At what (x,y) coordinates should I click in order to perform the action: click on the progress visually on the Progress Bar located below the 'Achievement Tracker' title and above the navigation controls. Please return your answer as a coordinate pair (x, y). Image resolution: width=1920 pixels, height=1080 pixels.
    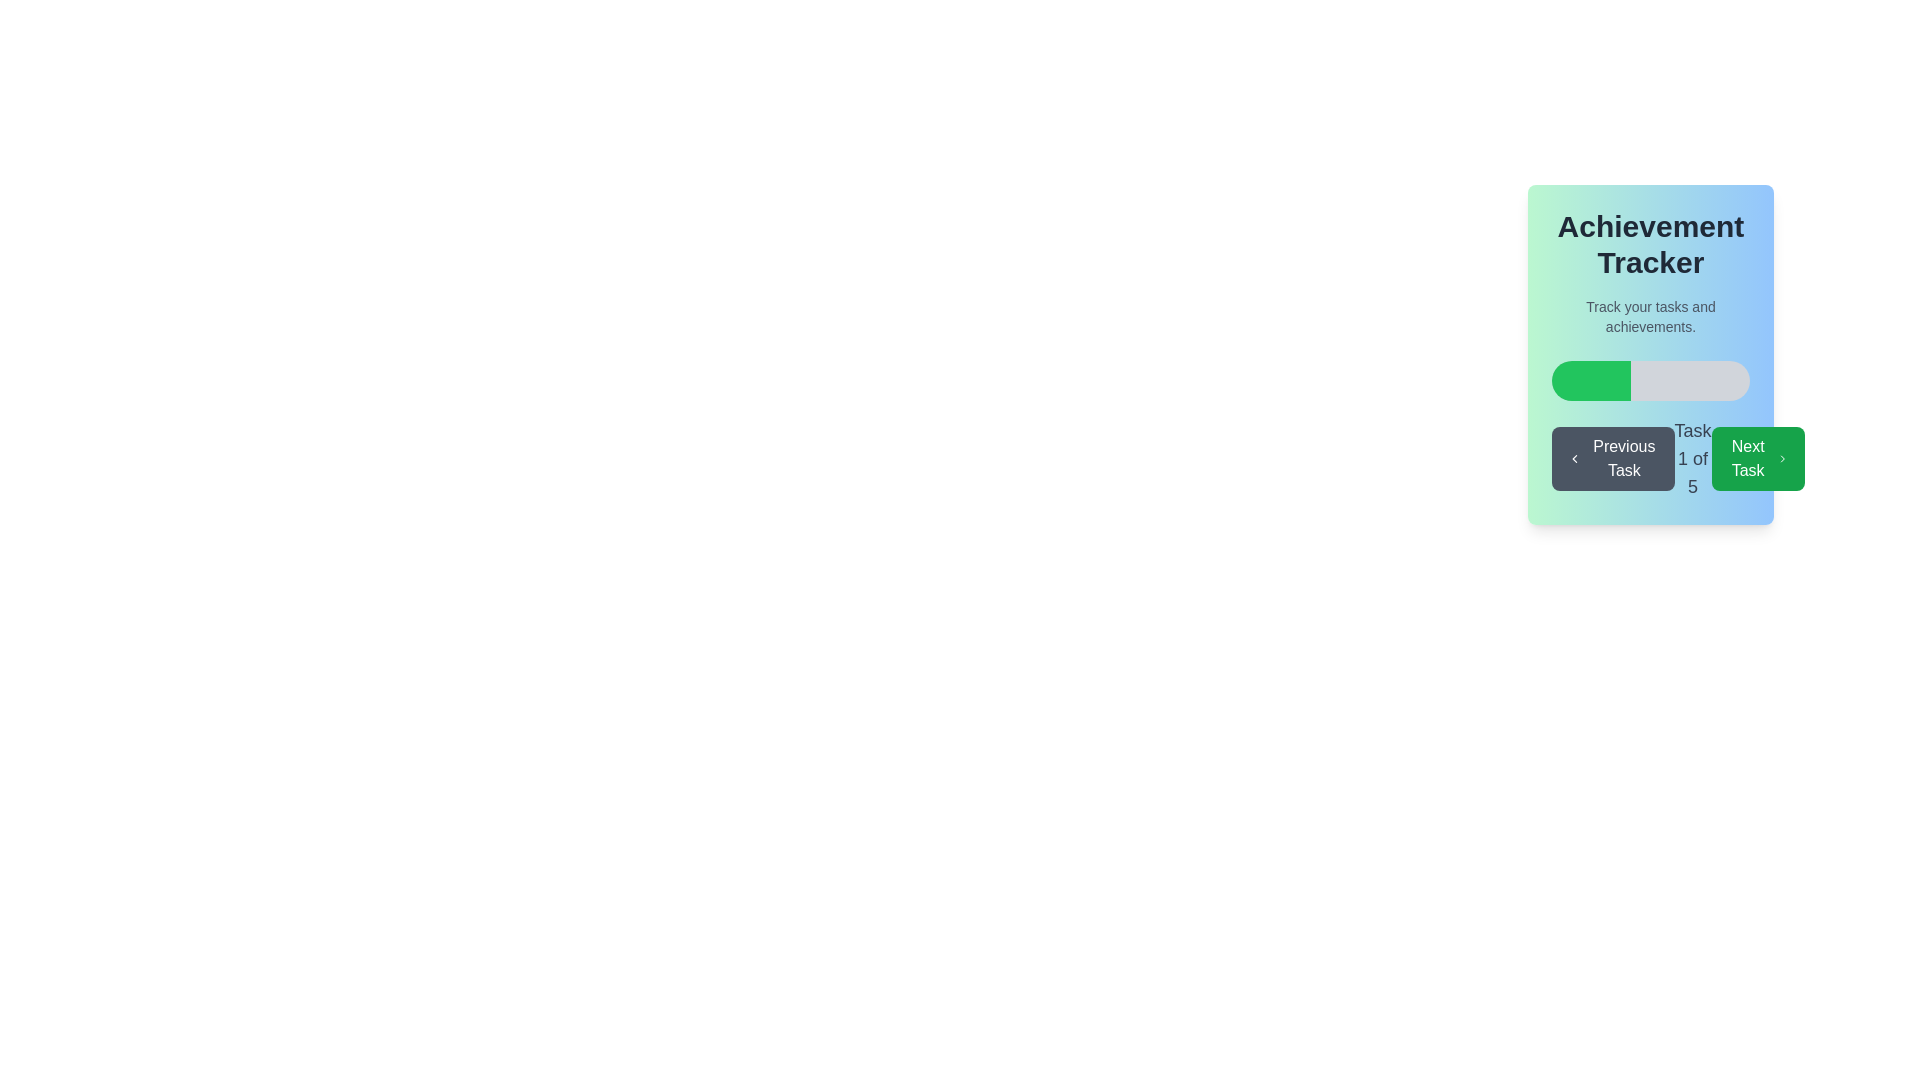
    Looking at the image, I should click on (1651, 381).